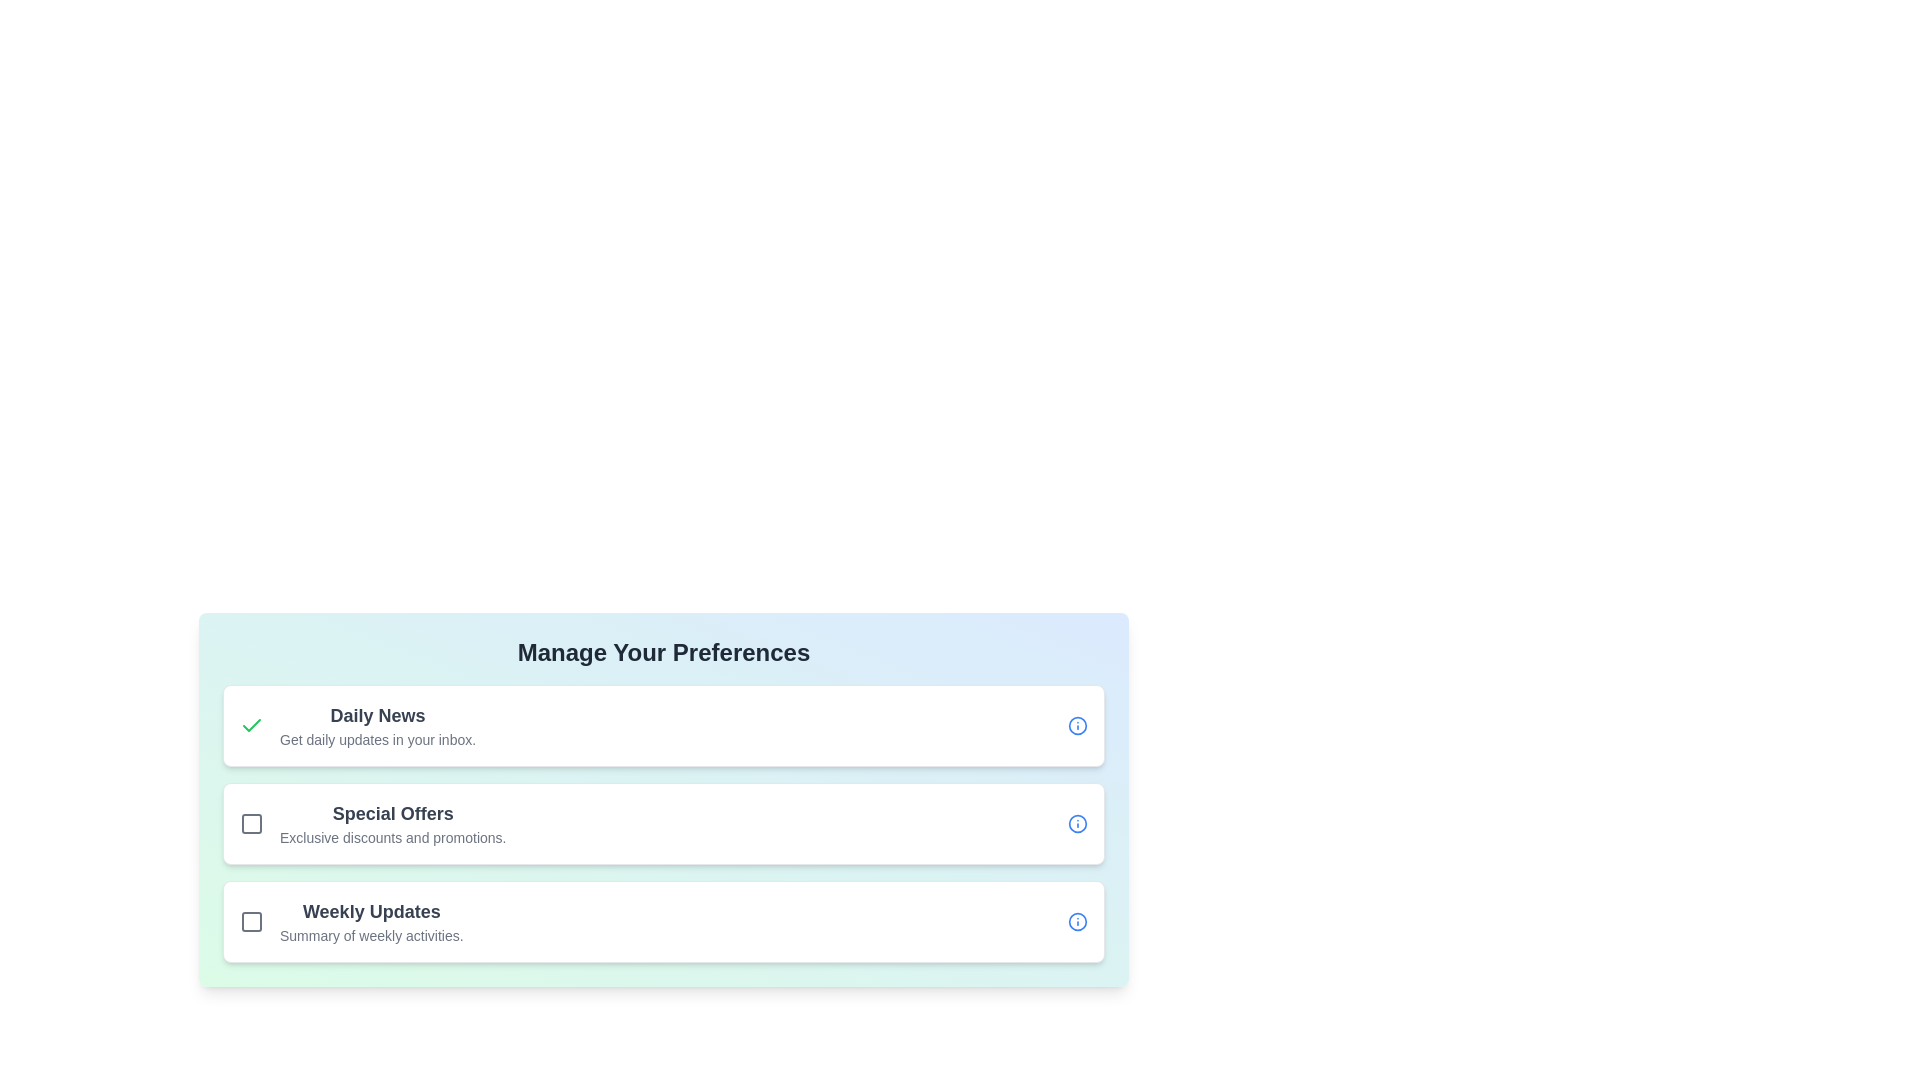  Describe the element at coordinates (251, 824) in the screenshot. I see `the gray outlined square checkbox located before the text 'Special Offers'` at that location.